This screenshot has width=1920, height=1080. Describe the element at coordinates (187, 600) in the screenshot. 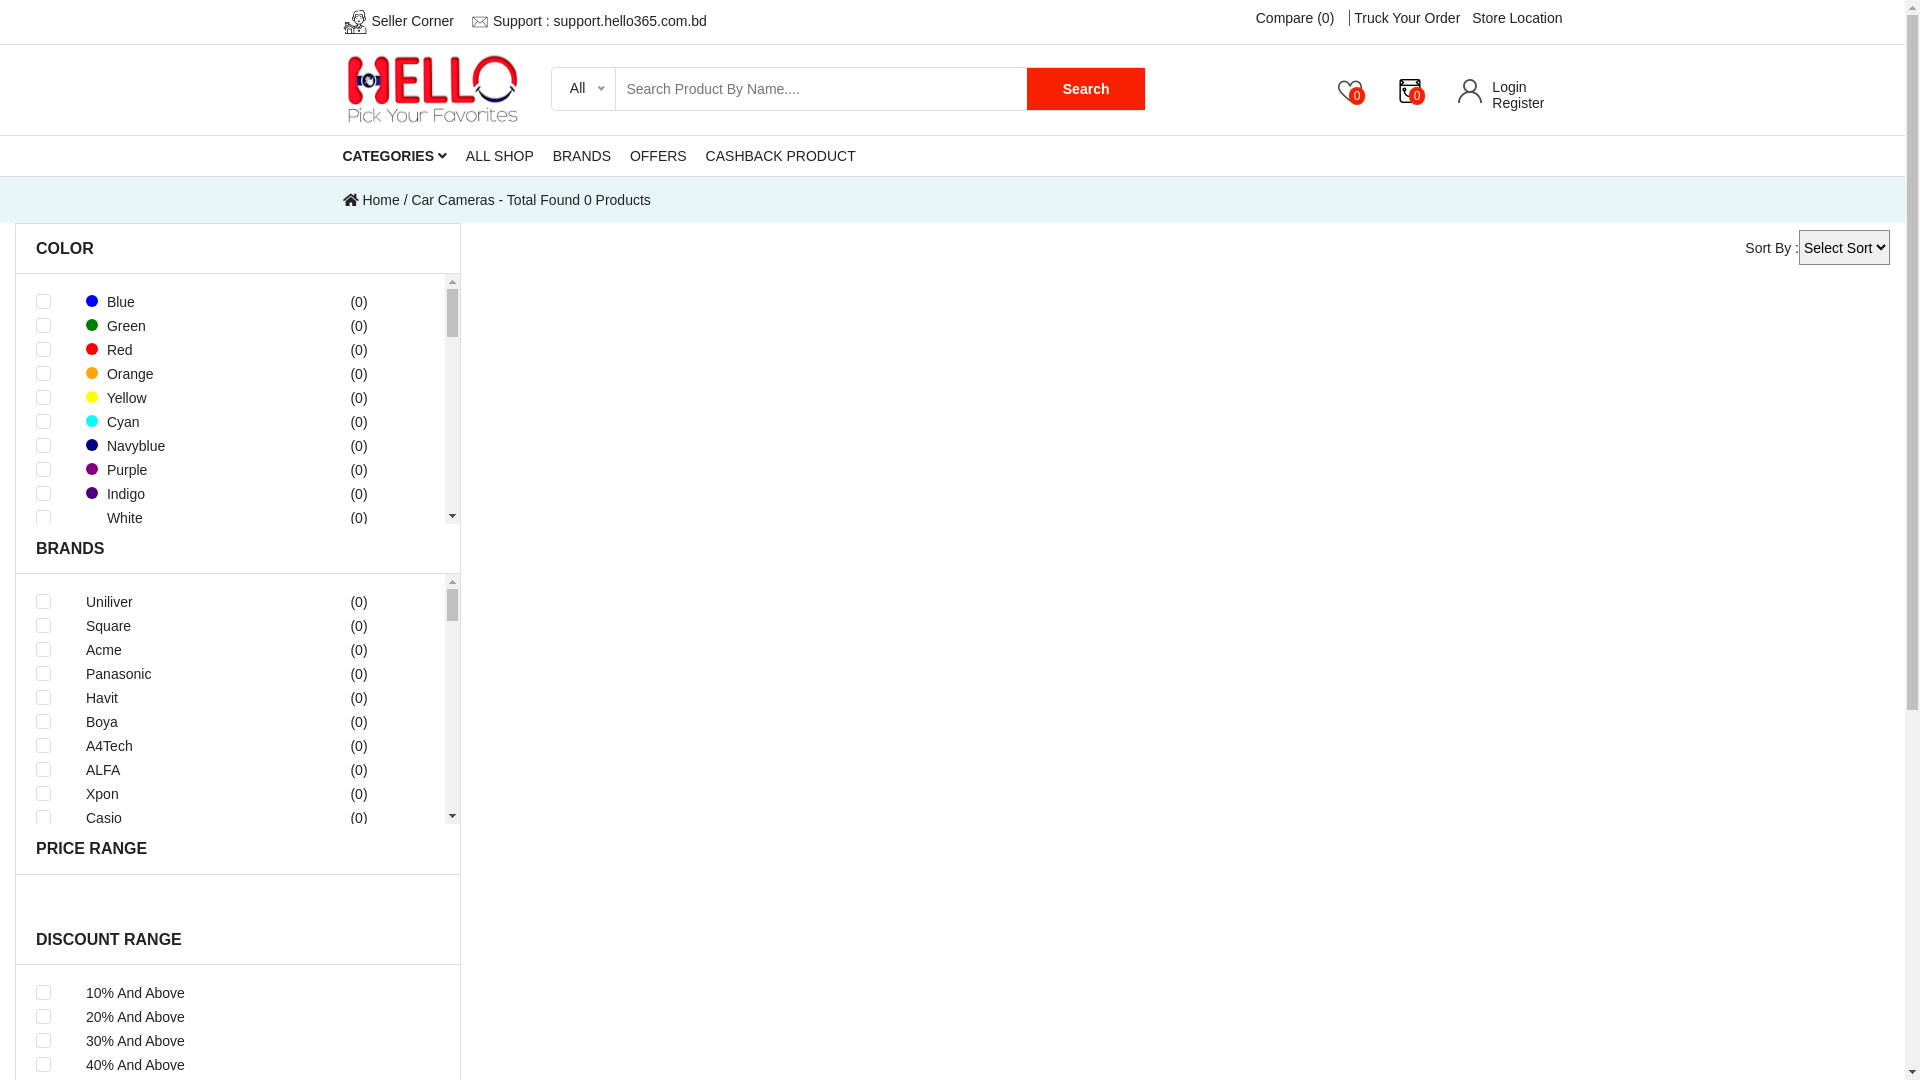

I see `'Uniliver'` at that location.